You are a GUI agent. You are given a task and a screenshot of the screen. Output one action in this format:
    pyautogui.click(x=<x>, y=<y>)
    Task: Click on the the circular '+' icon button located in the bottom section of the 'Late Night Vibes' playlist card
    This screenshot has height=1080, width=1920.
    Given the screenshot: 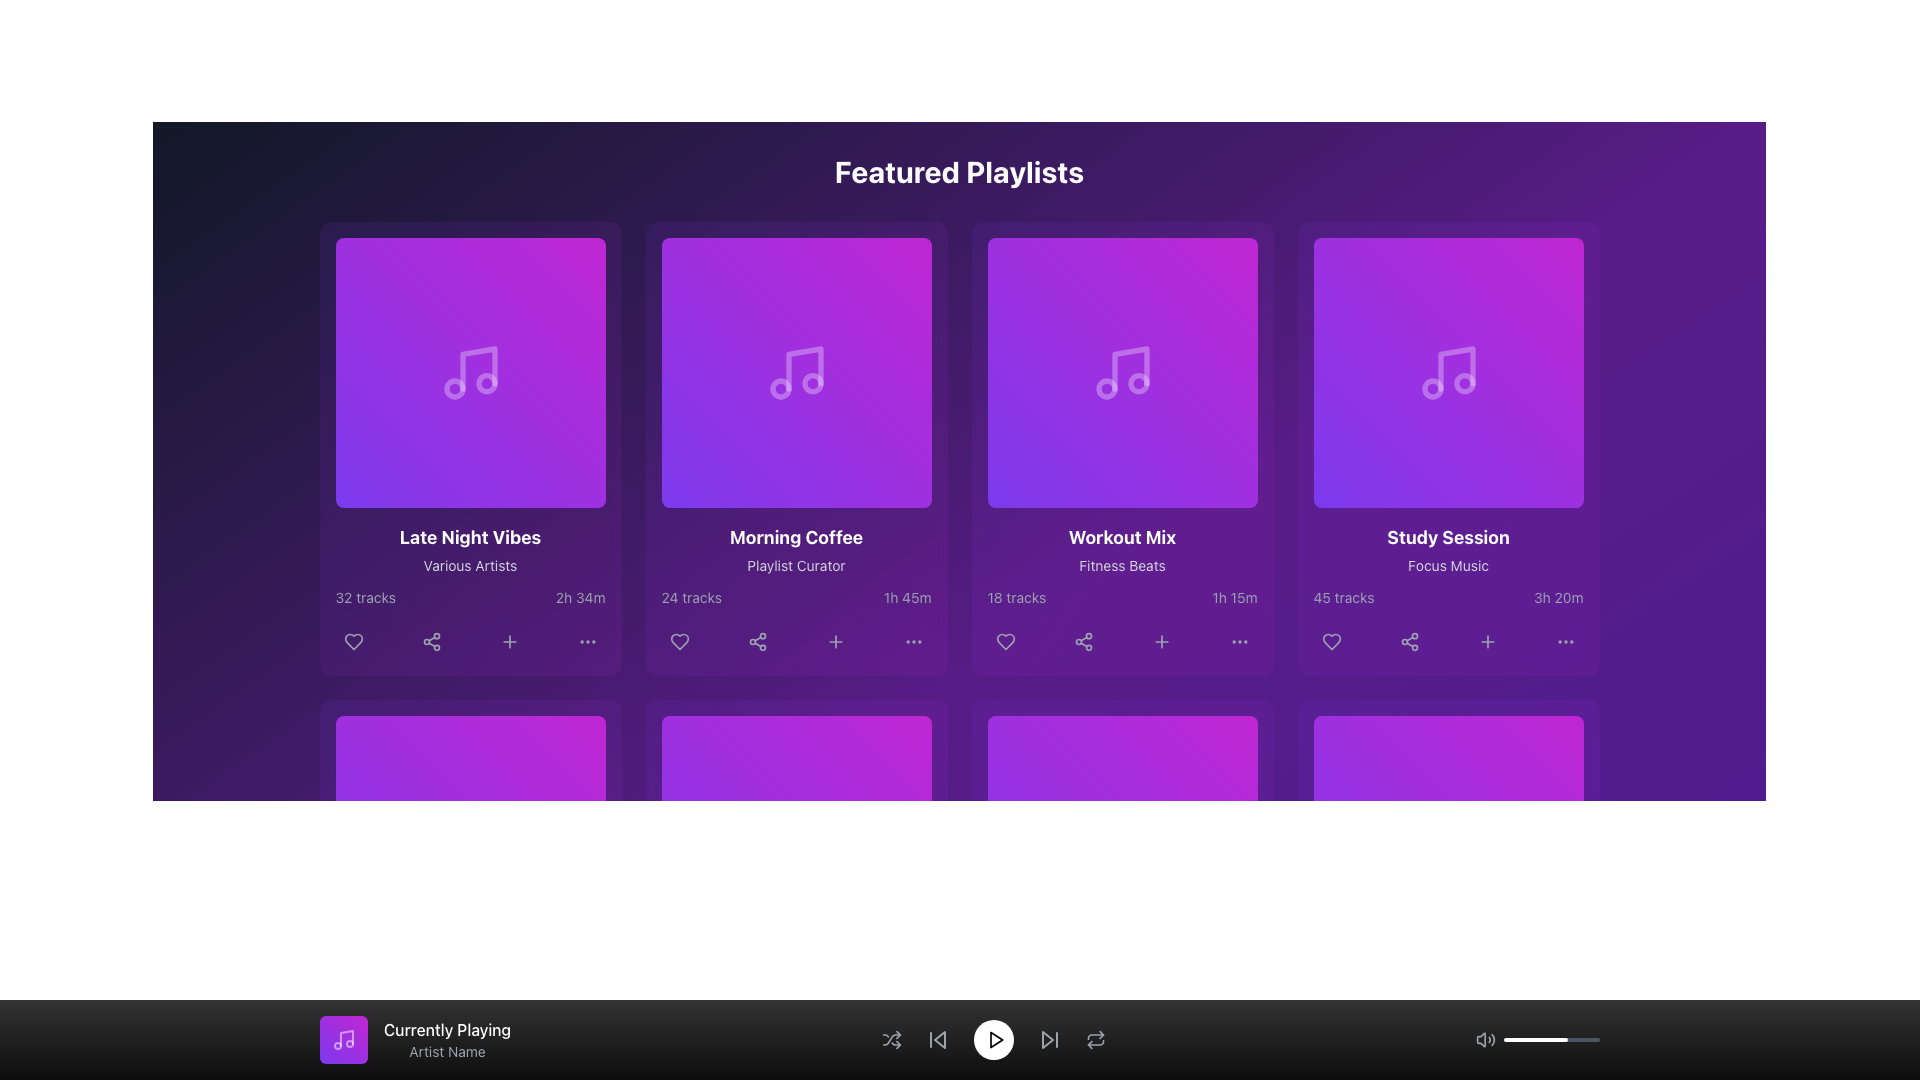 What is the action you would take?
    pyautogui.click(x=509, y=641)
    